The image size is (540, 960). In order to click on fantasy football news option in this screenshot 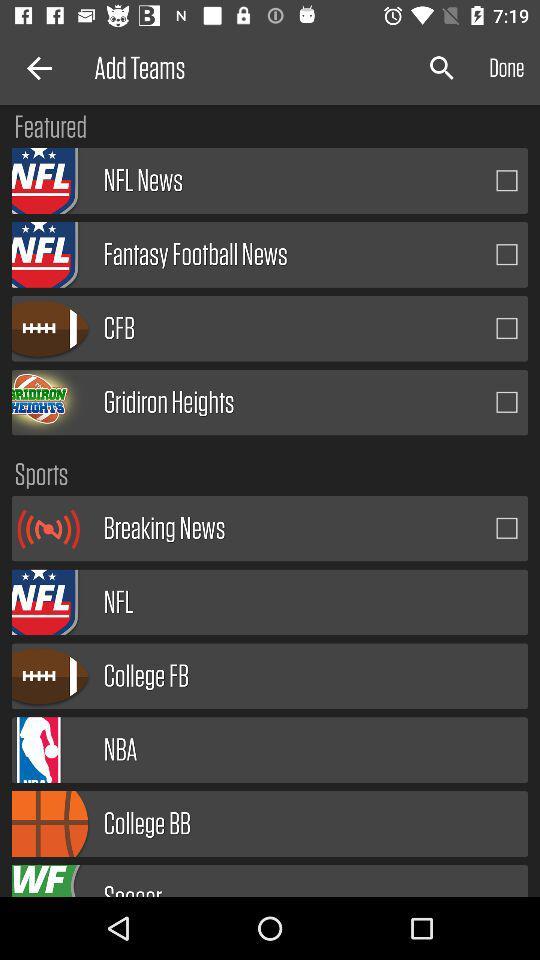, I will do `click(507, 253)`.